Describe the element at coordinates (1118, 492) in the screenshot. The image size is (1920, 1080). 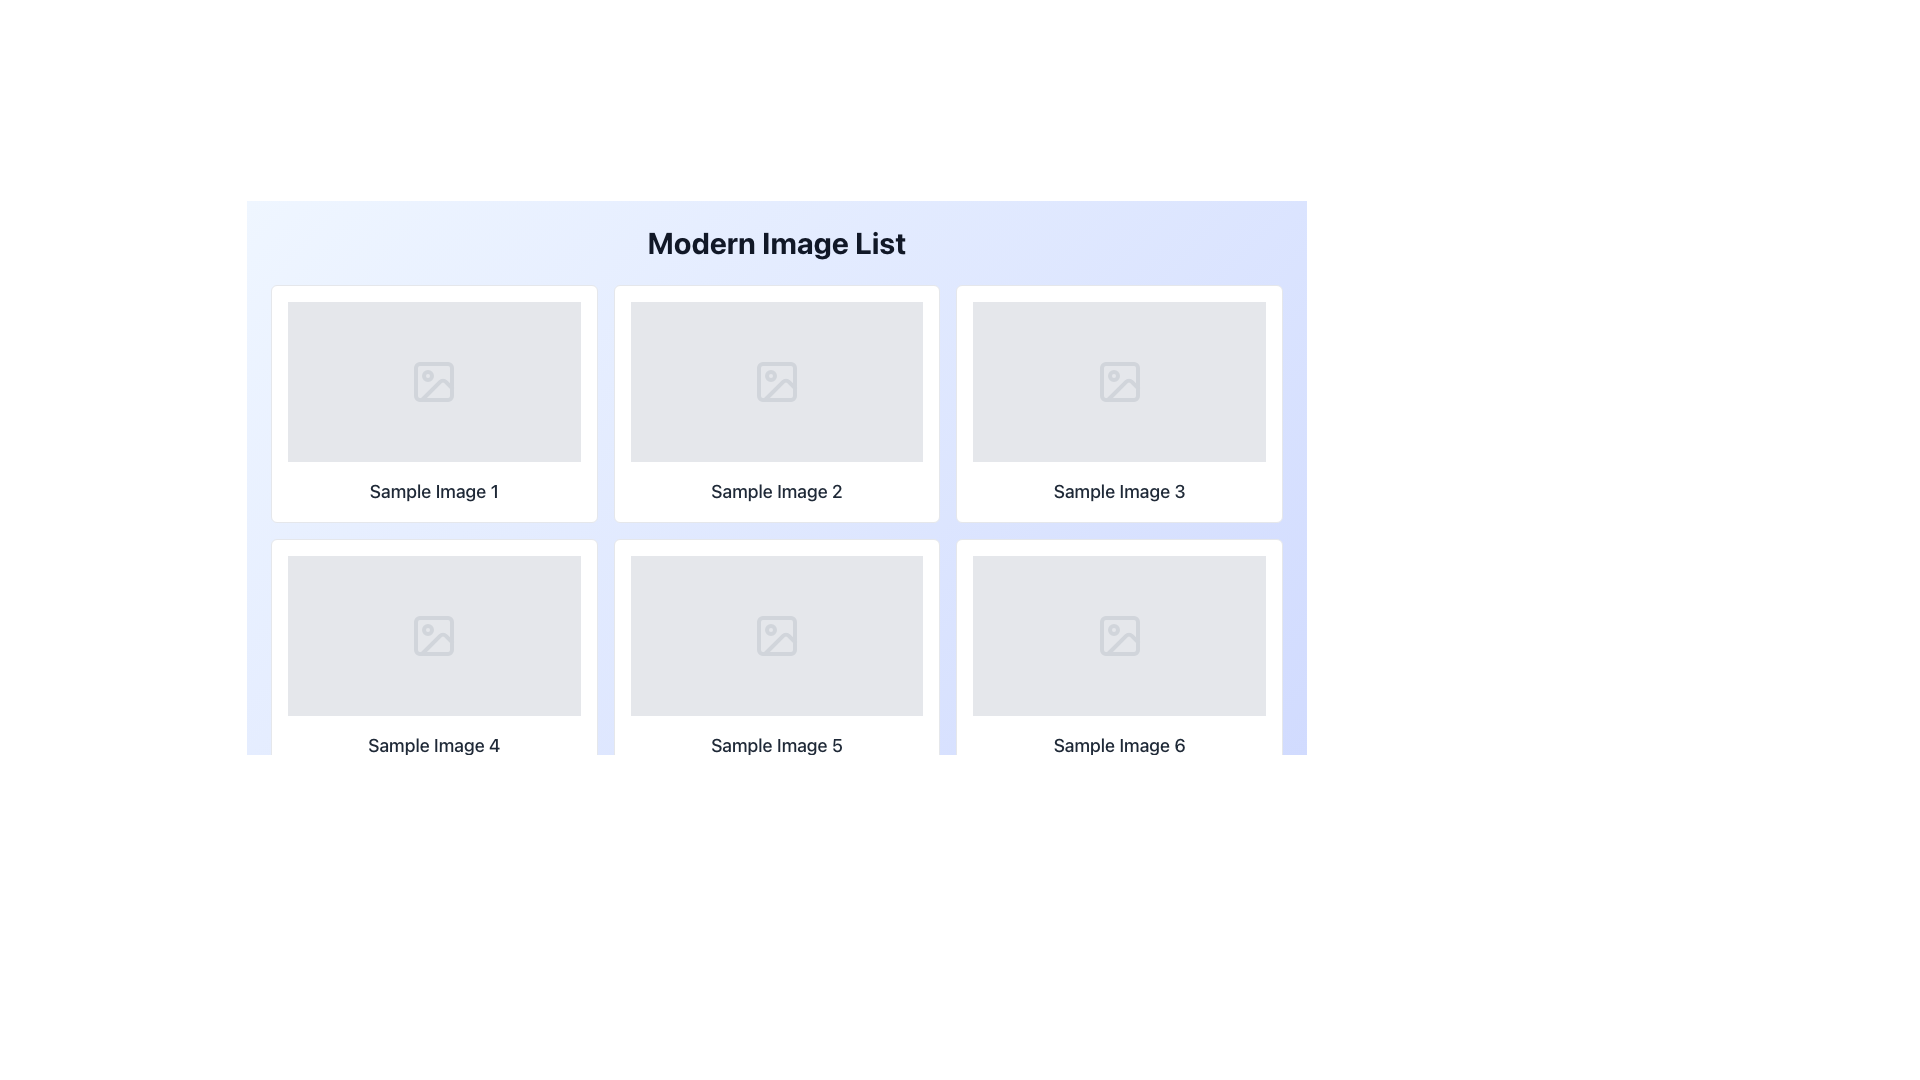
I see `the text label located on the right side of the second row in a grid layout, which serves as a descriptive title for the associated image placeholder` at that location.